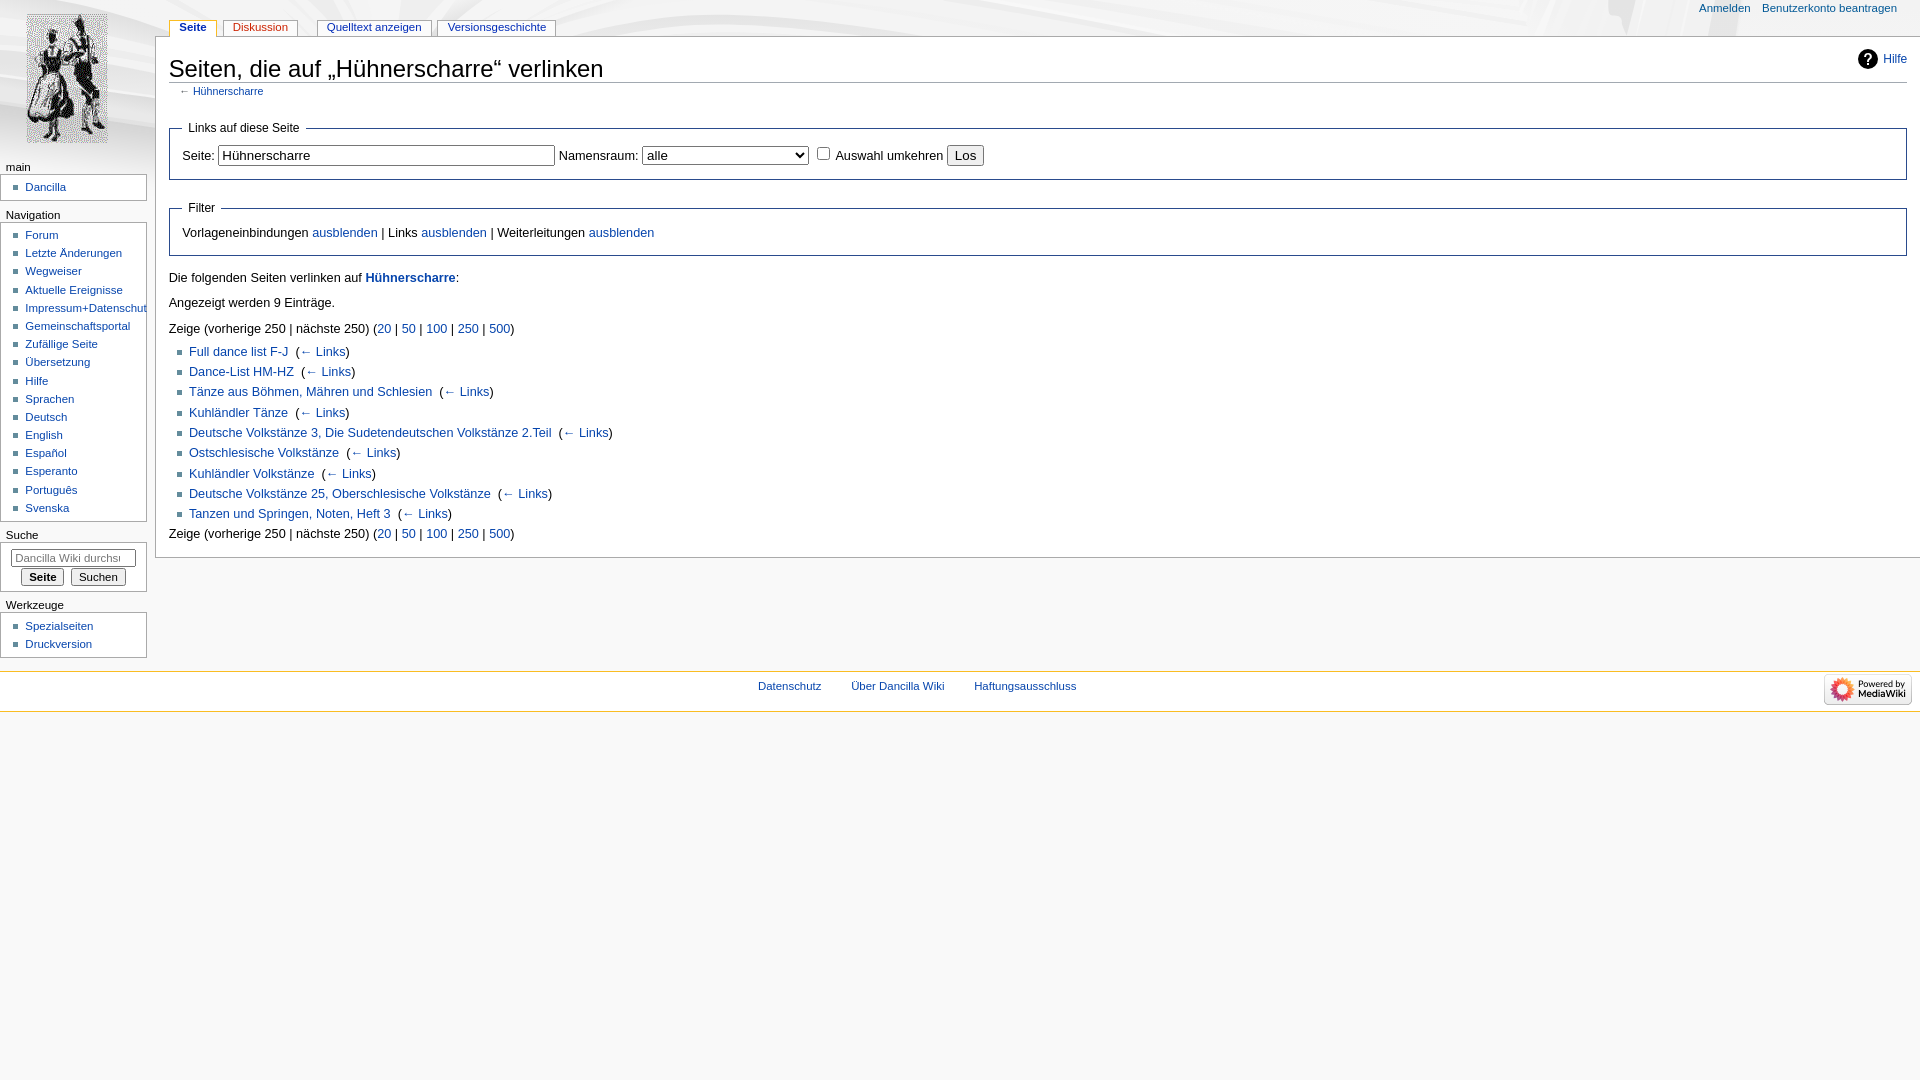  Describe the element at coordinates (496, 28) in the screenshot. I see `'Versionsgeschichte'` at that location.